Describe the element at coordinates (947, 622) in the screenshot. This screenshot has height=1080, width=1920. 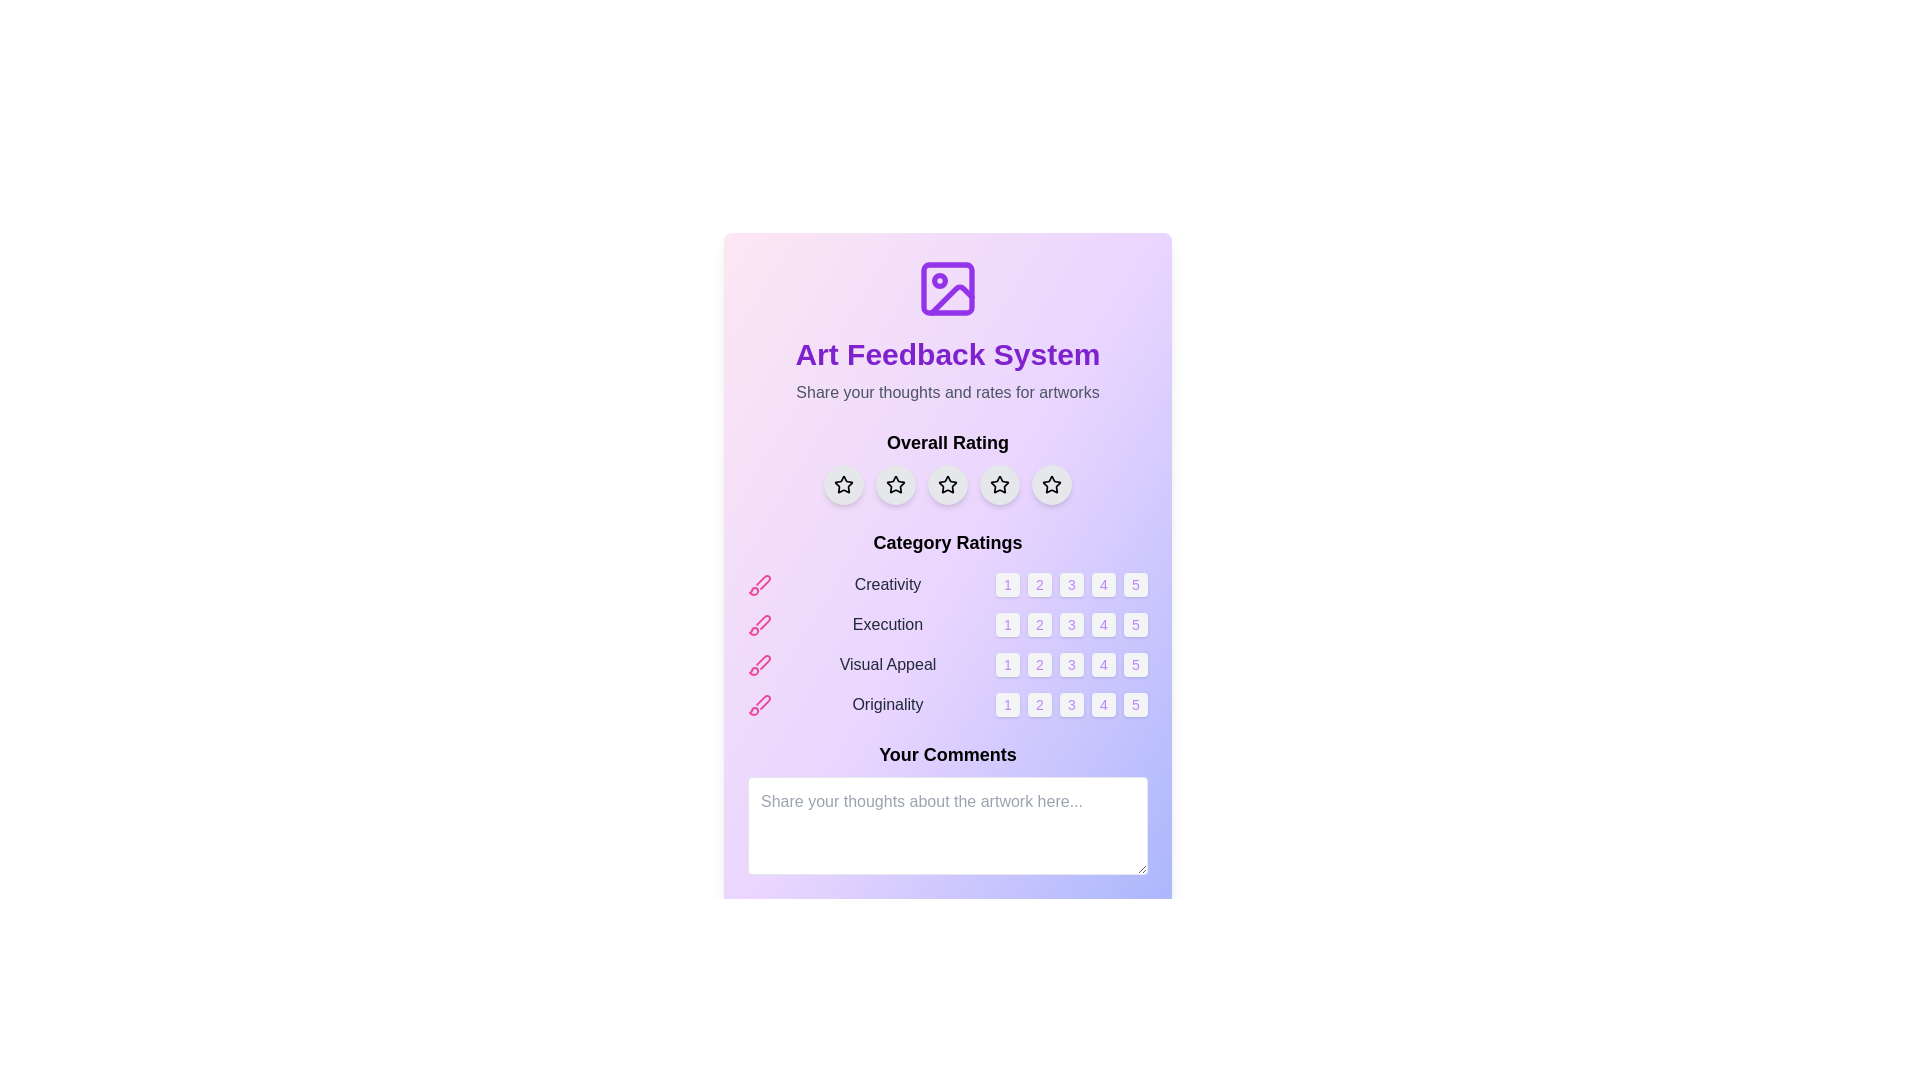
I see `category descriptions from the composite UI element located under the 'Overall Rating' section and above the 'Your Comments' section, which contains interactive buttons for rating from 1 to 5` at that location.